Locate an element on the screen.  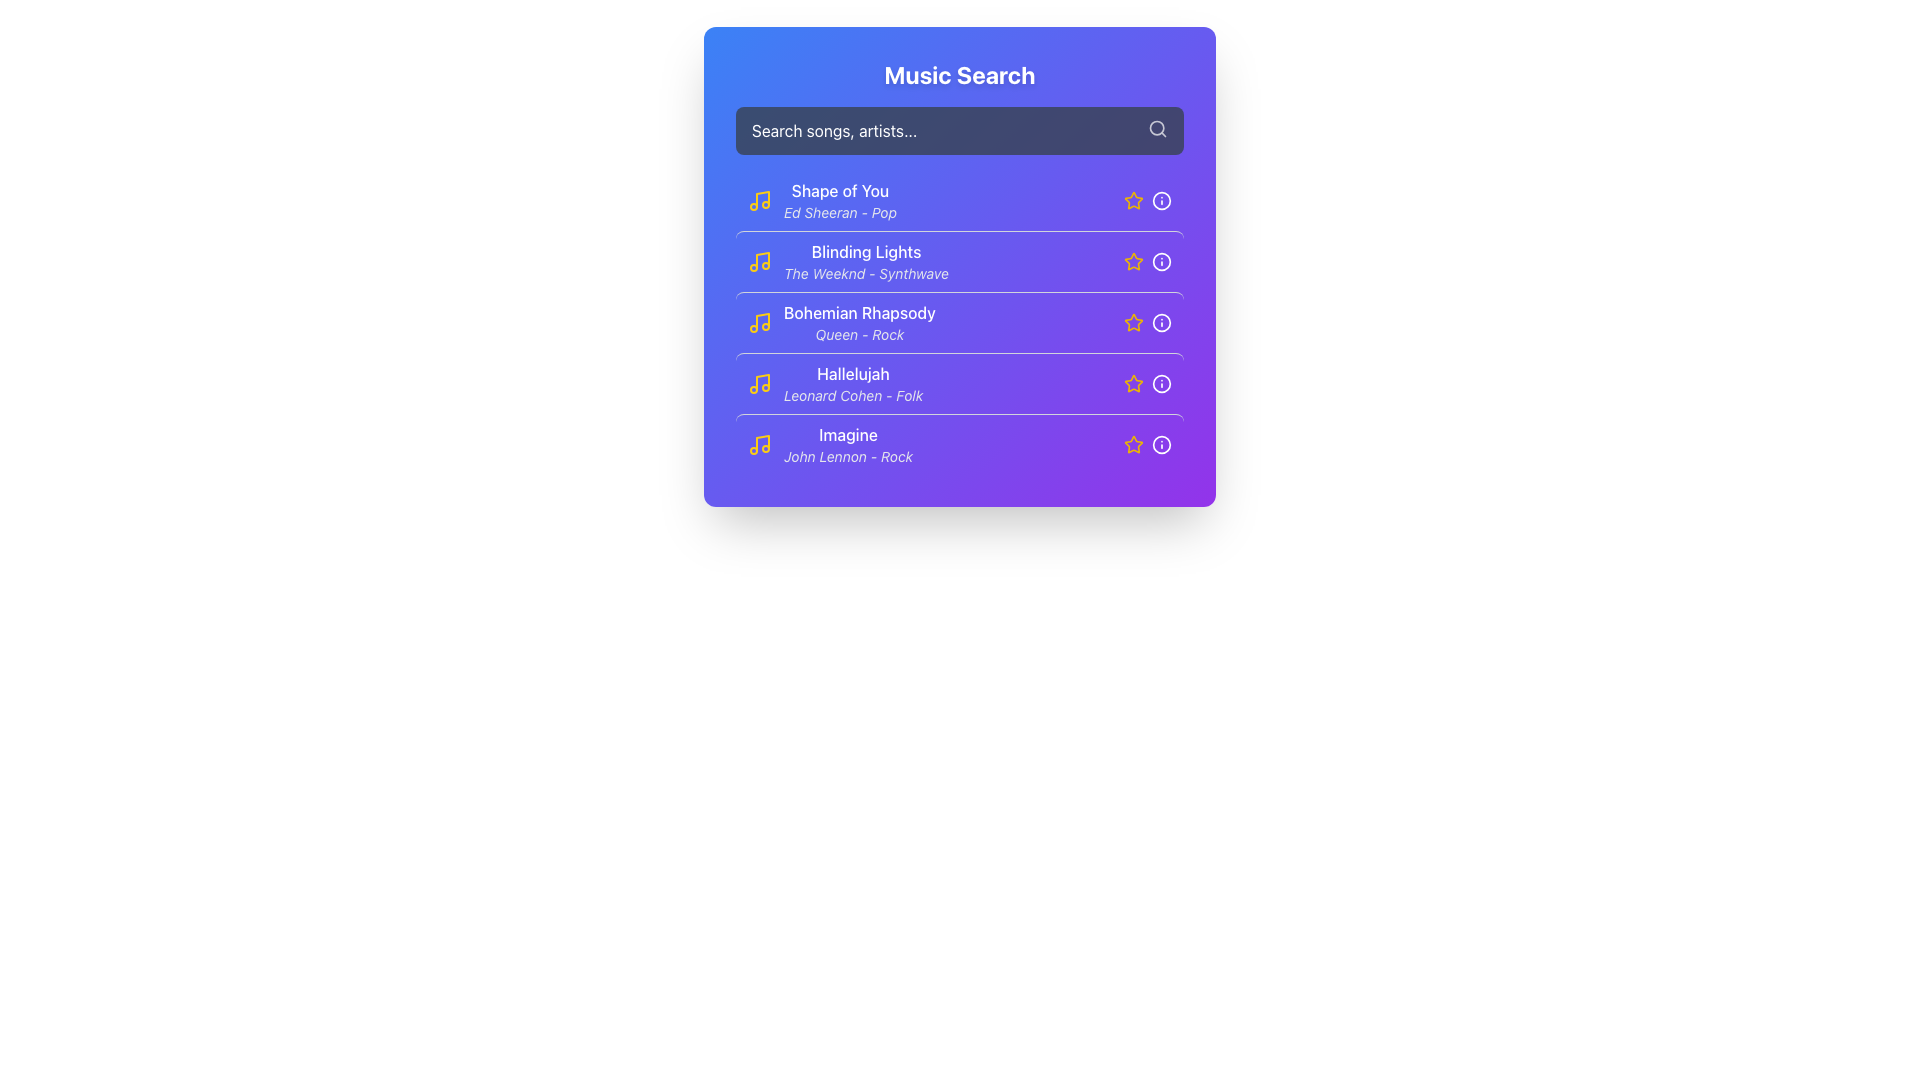
the third star-shaped interactive icon in yellow, associated with the song 'Bohemian Rhapsody', to rate or bookmark it is located at coordinates (1132, 320).